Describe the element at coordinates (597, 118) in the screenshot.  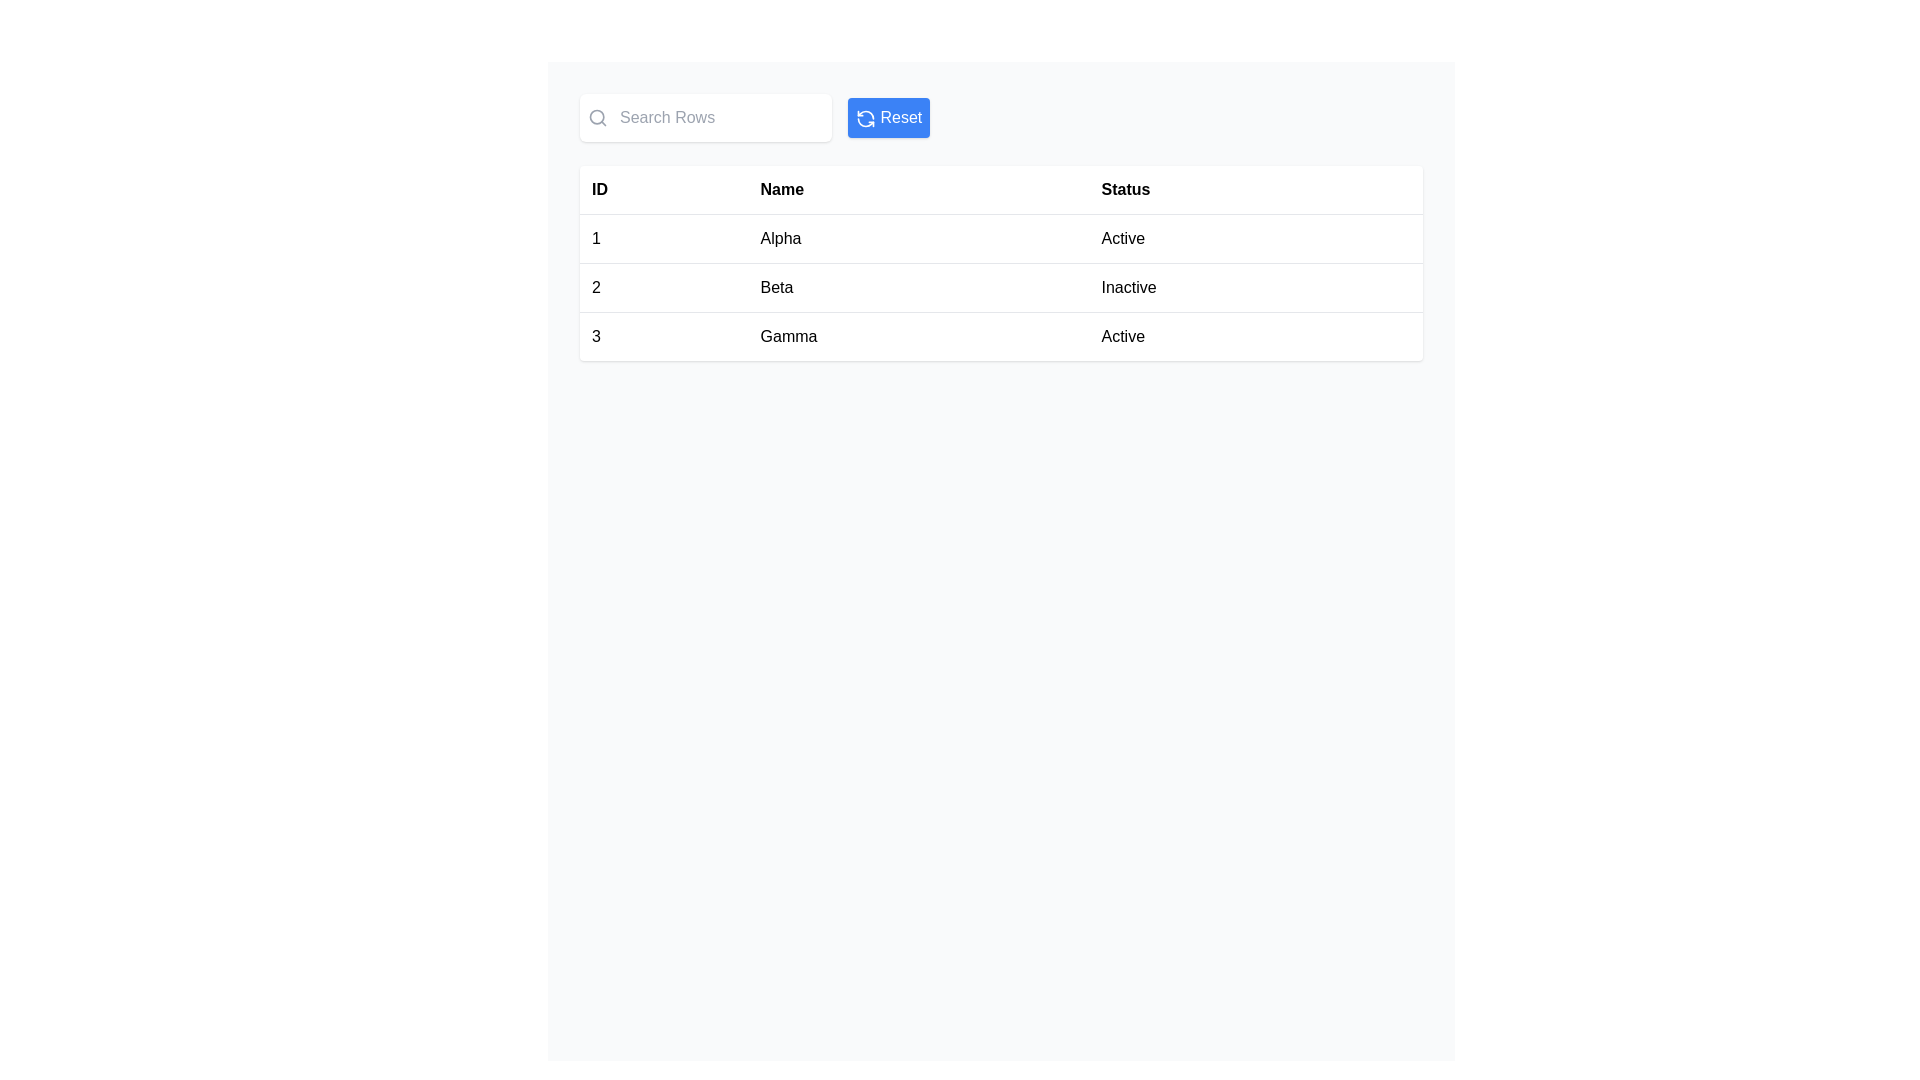
I see `the search icon located at the top left corner of the interface, which indicates the search functionality` at that location.